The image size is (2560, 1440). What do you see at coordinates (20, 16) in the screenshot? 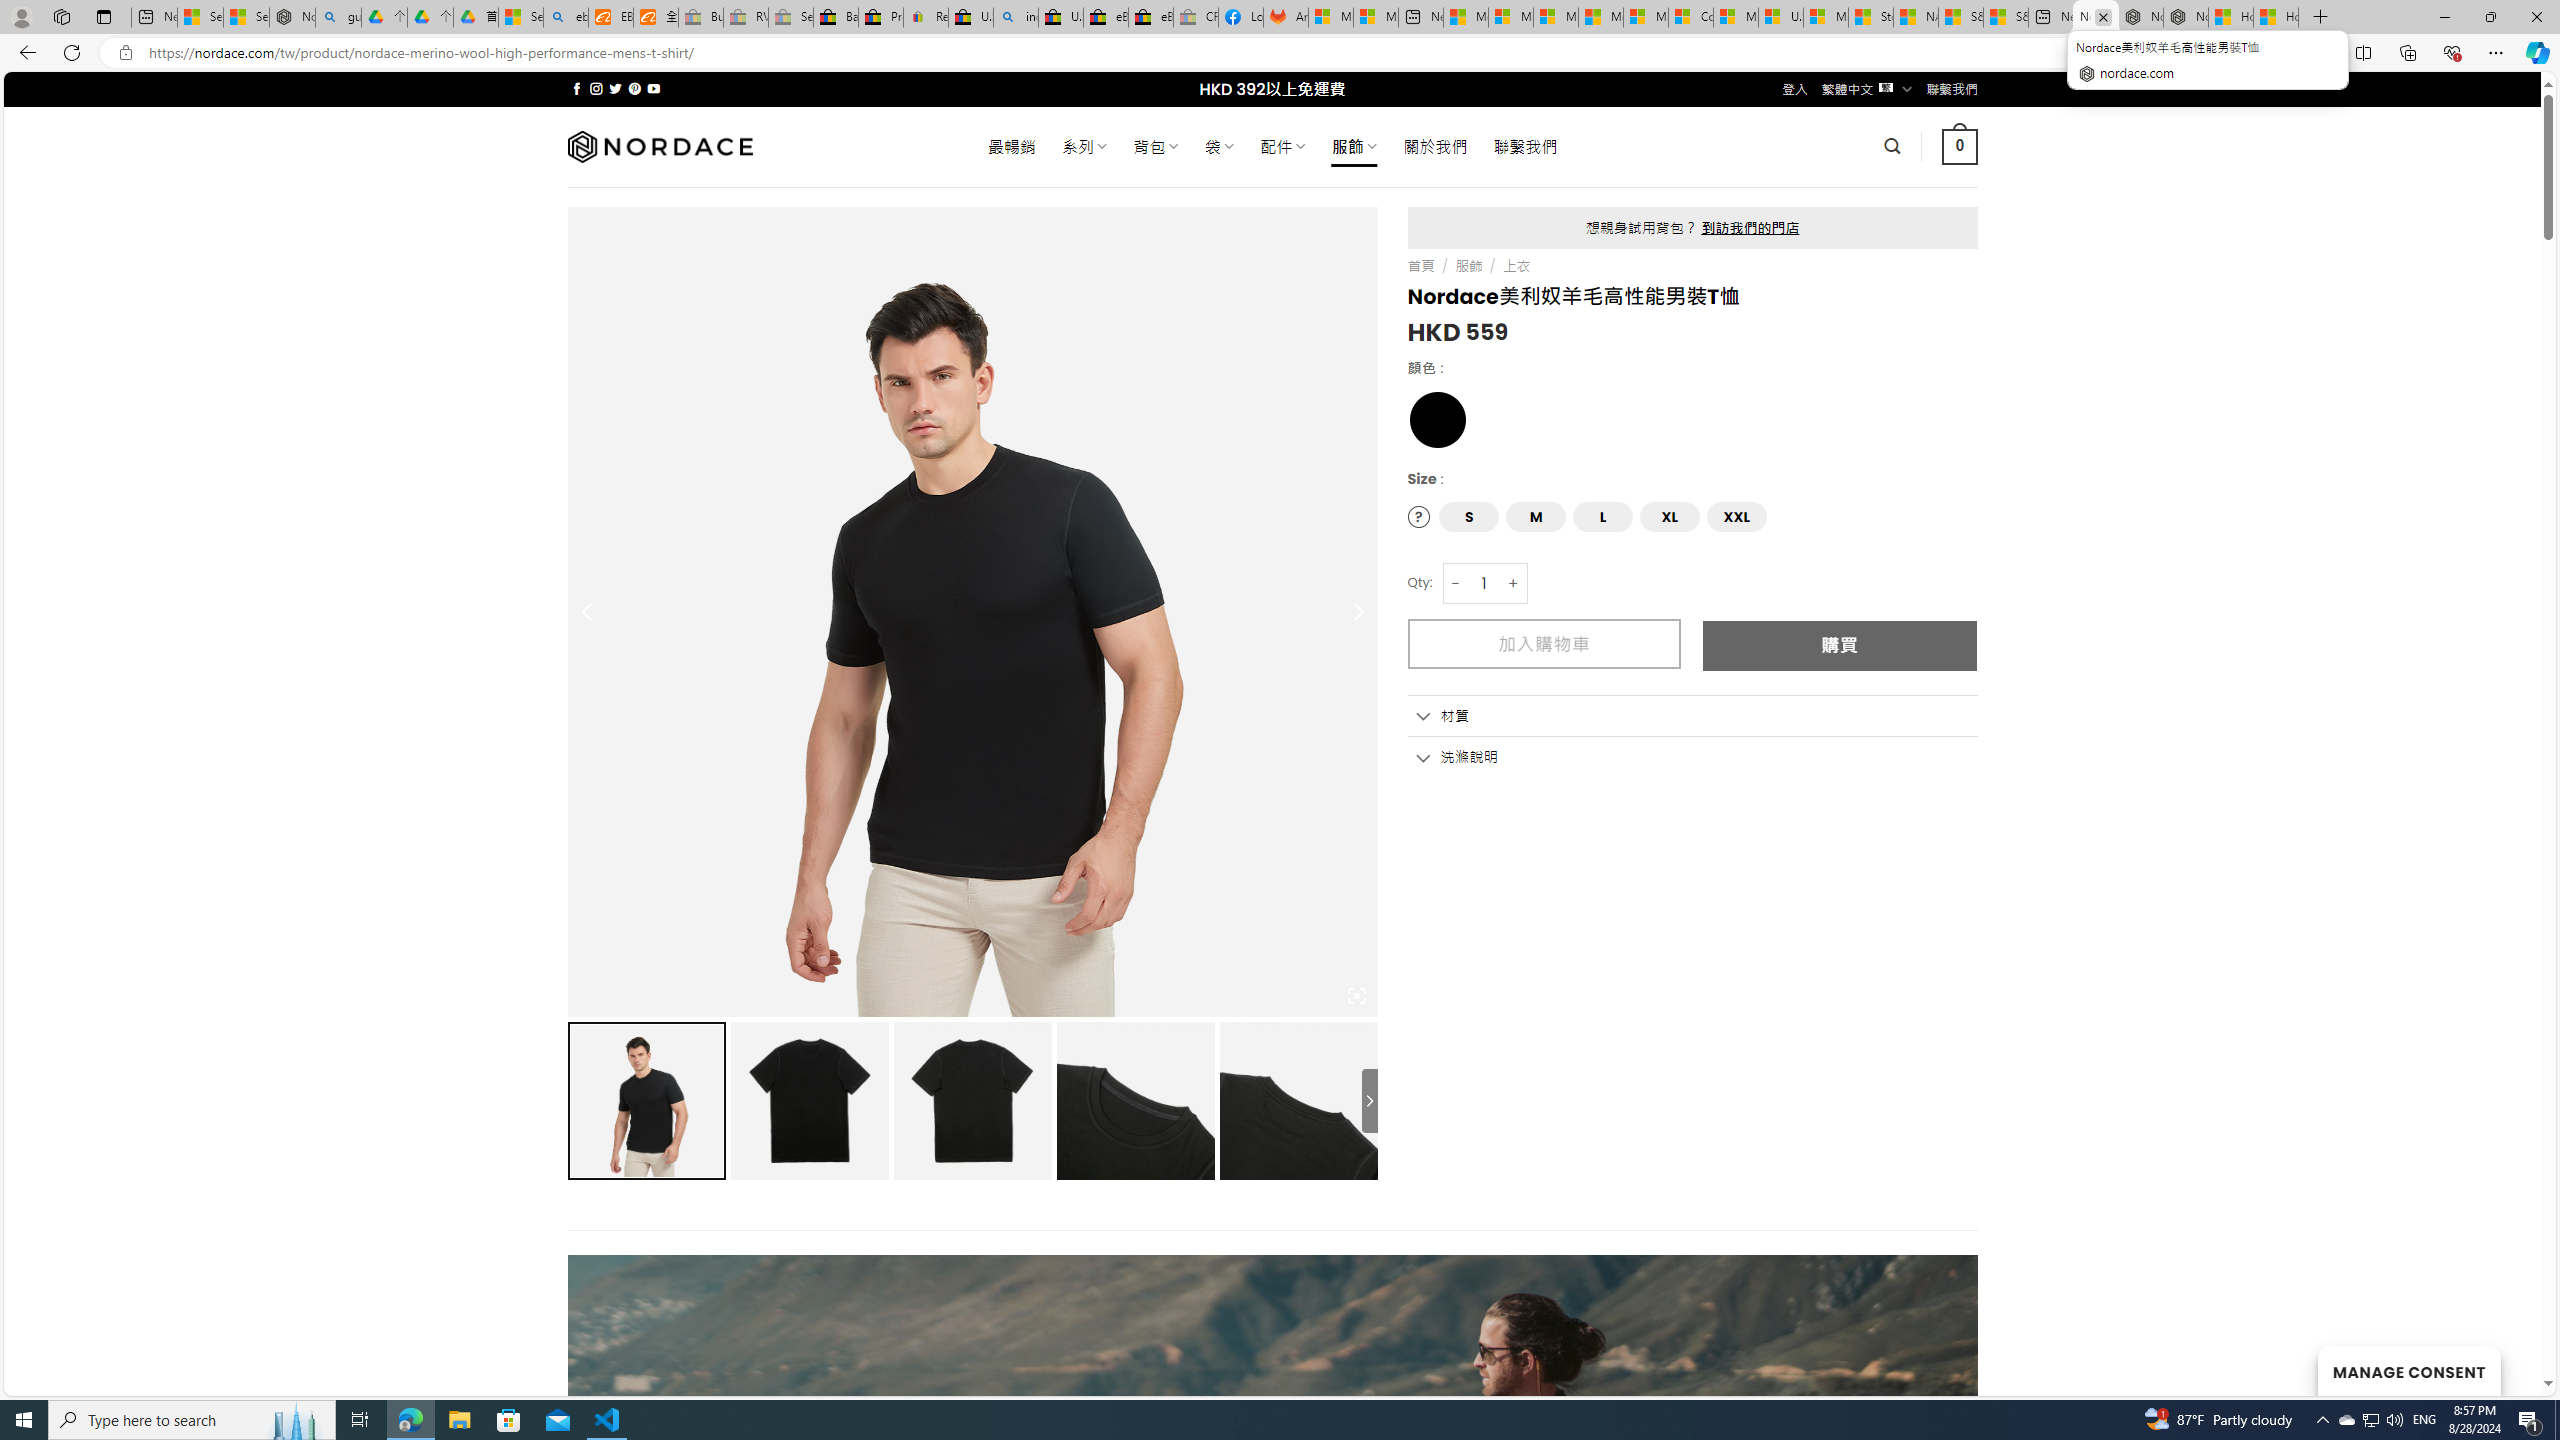
I see `'Personal Profile'` at bounding box center [20, 16].